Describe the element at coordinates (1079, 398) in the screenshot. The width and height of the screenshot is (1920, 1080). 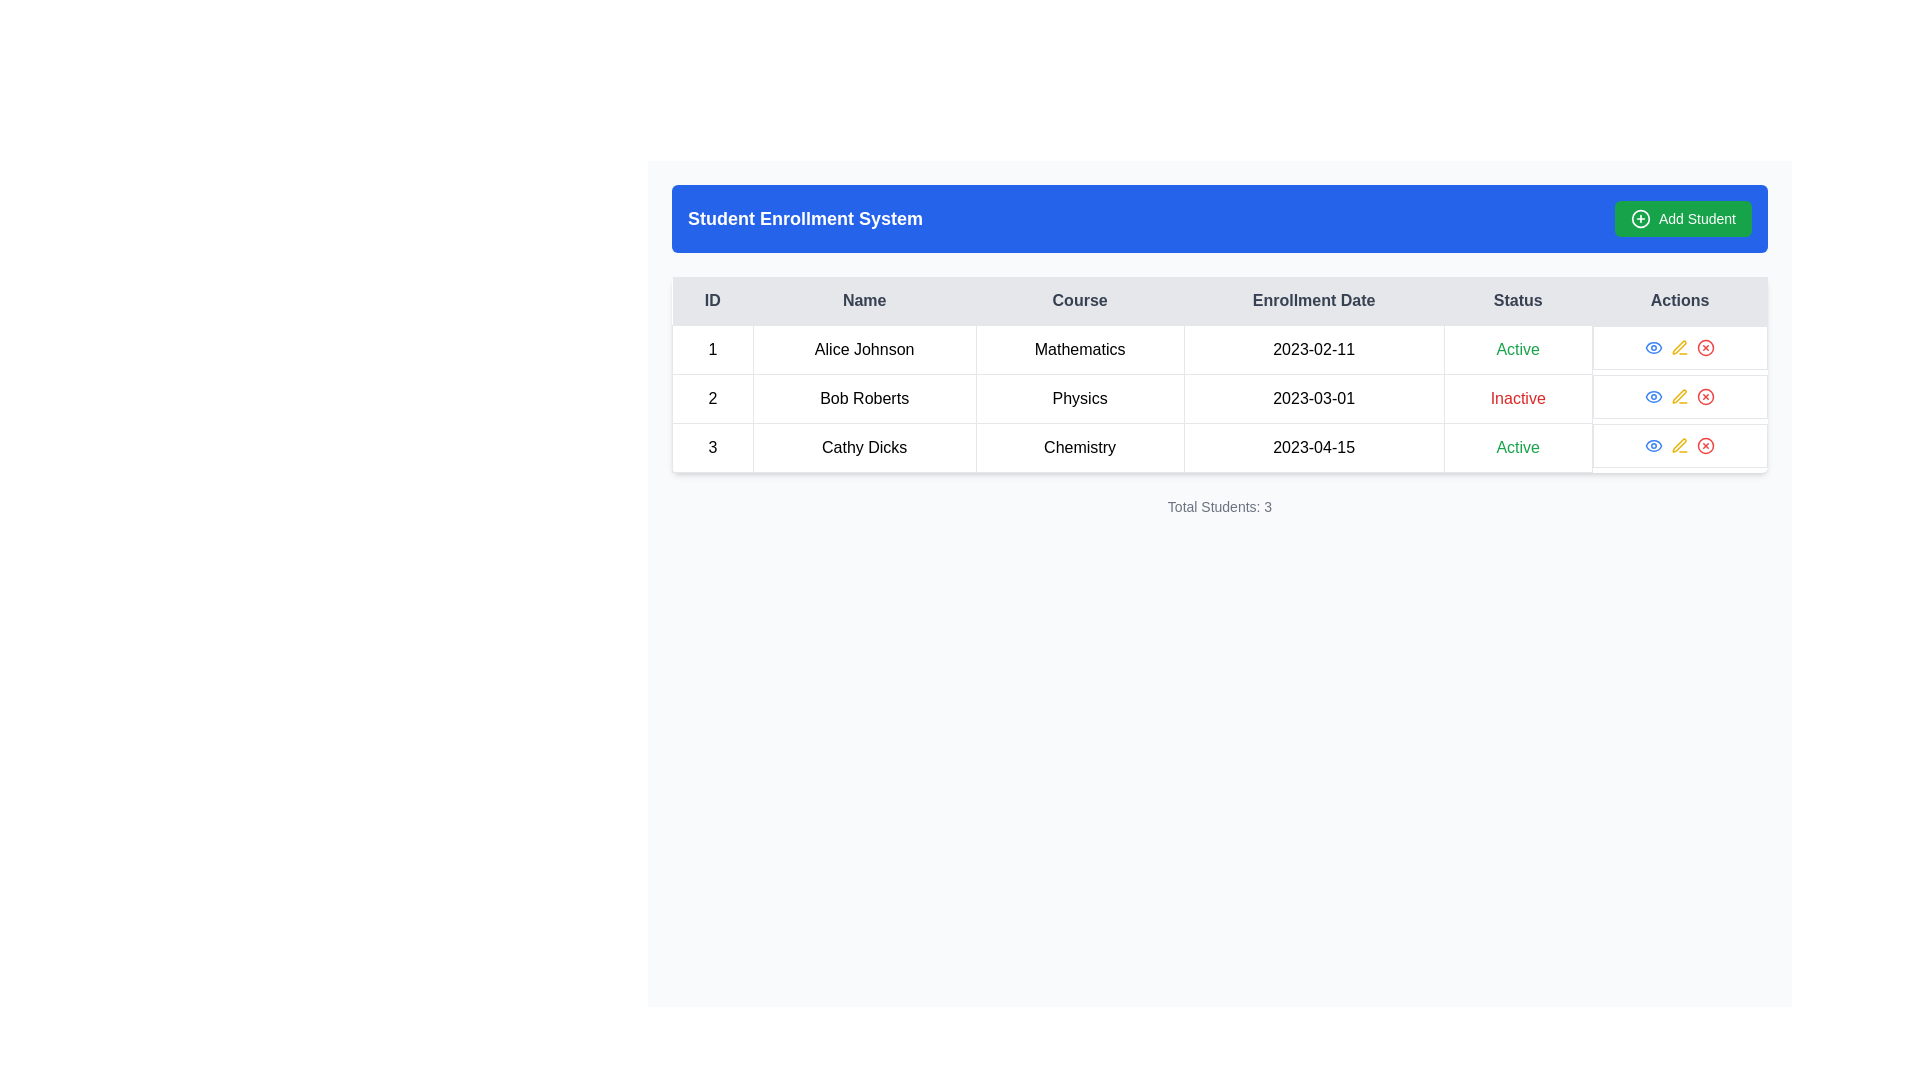
I see `the 'Course' text label in the second row of the table for Bob Roberts, which indicates the course associated with the student entry` at that location.